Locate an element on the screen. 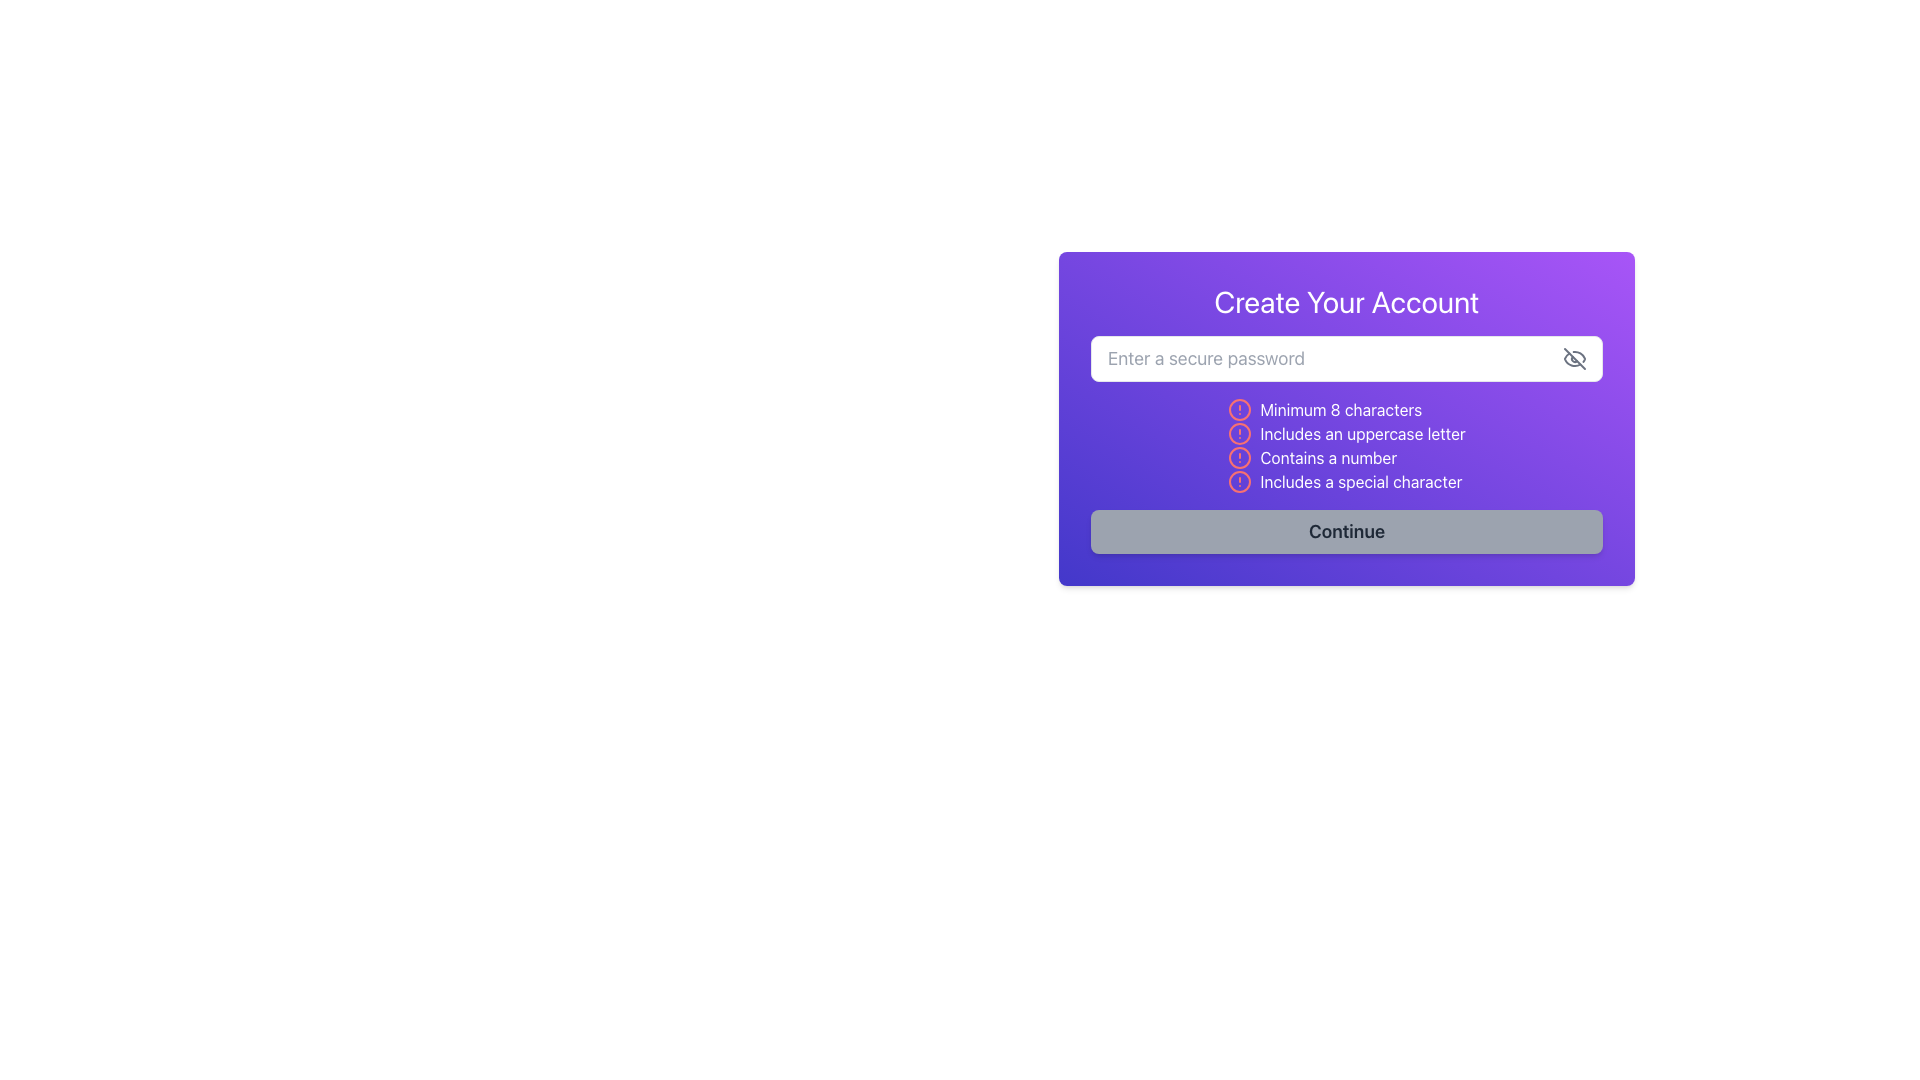 This screenshot has width=1920, height=1080. the static text label indicating that the password must include an uppercase letter, located below 'Minimum 8 characters' and above 'Contains a number' is located at coordinates (1362, 433).